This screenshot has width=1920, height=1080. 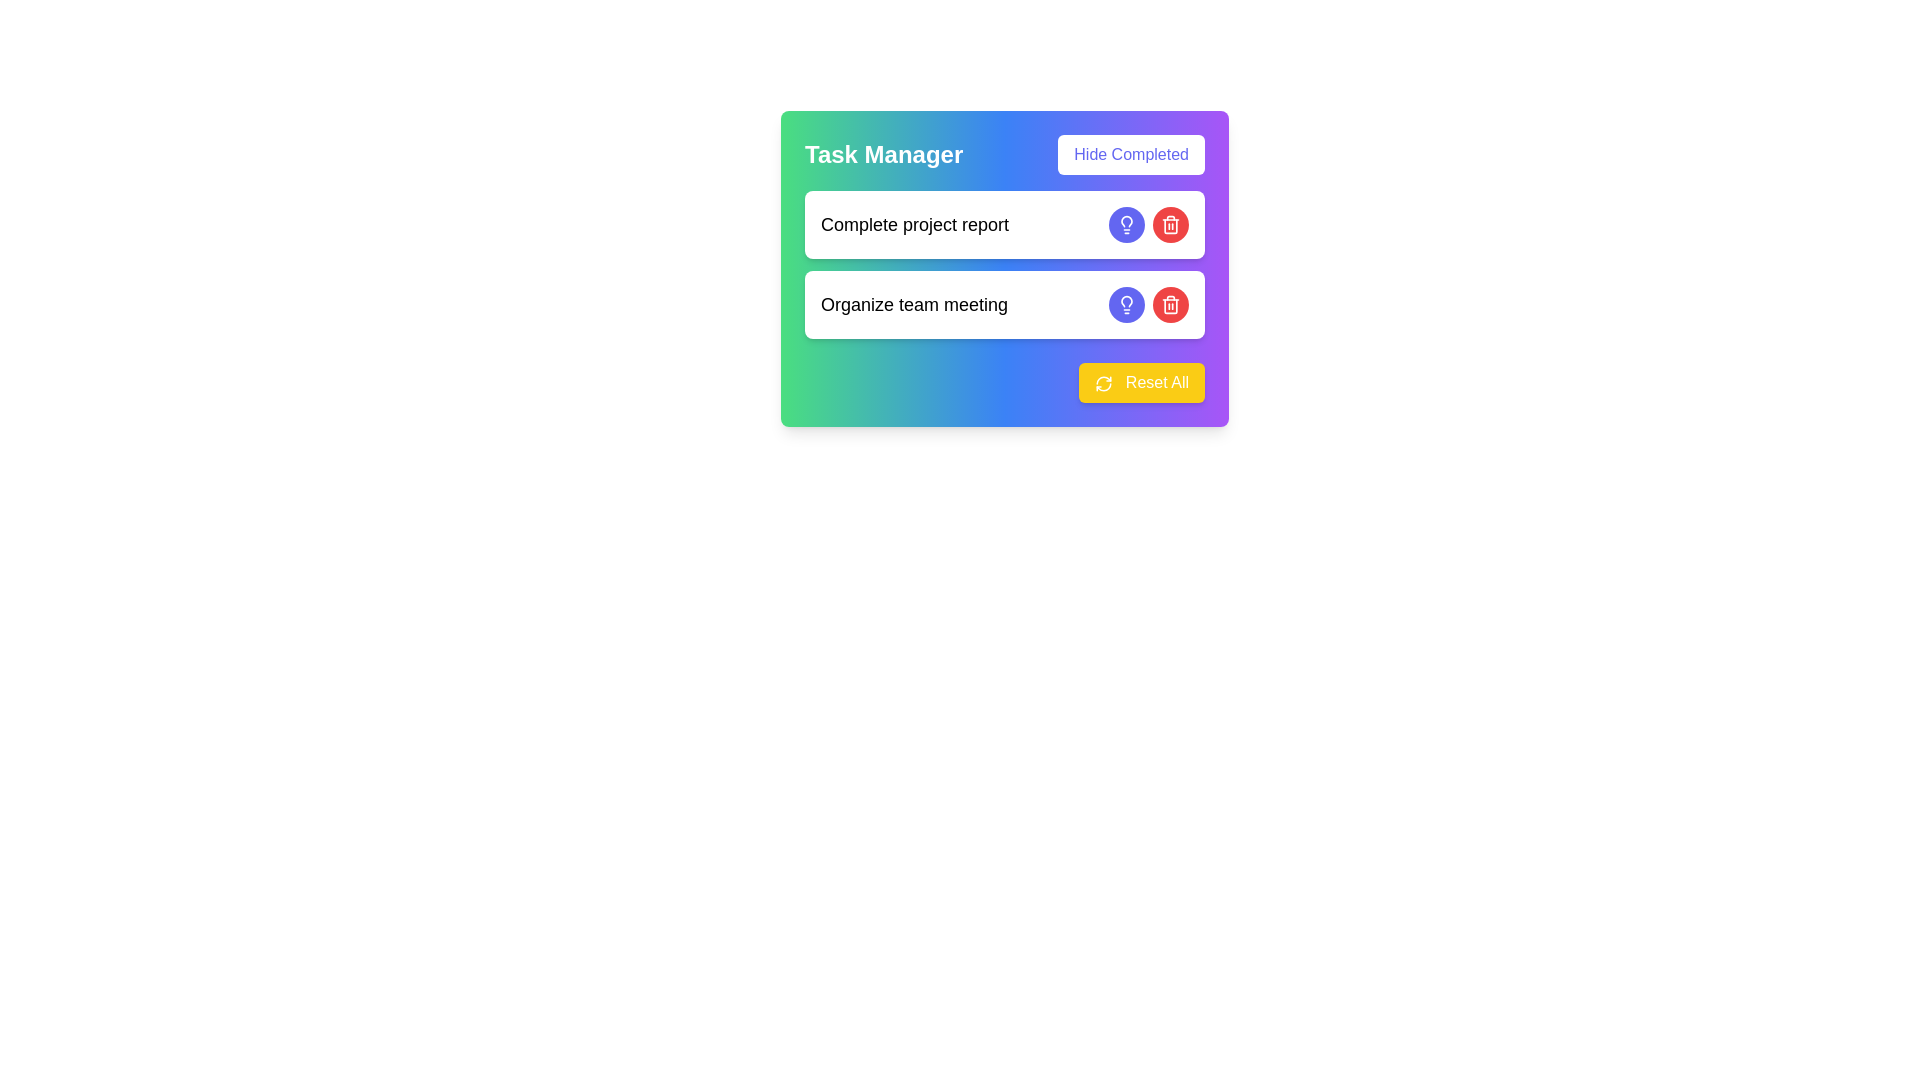 I want to click on the text label or heading that serves as the title for the task management section, located at the top-left corner of the gradient-colored panel, slightly to the left of the 'Hide Completed' button, so click(x=883, y=153).